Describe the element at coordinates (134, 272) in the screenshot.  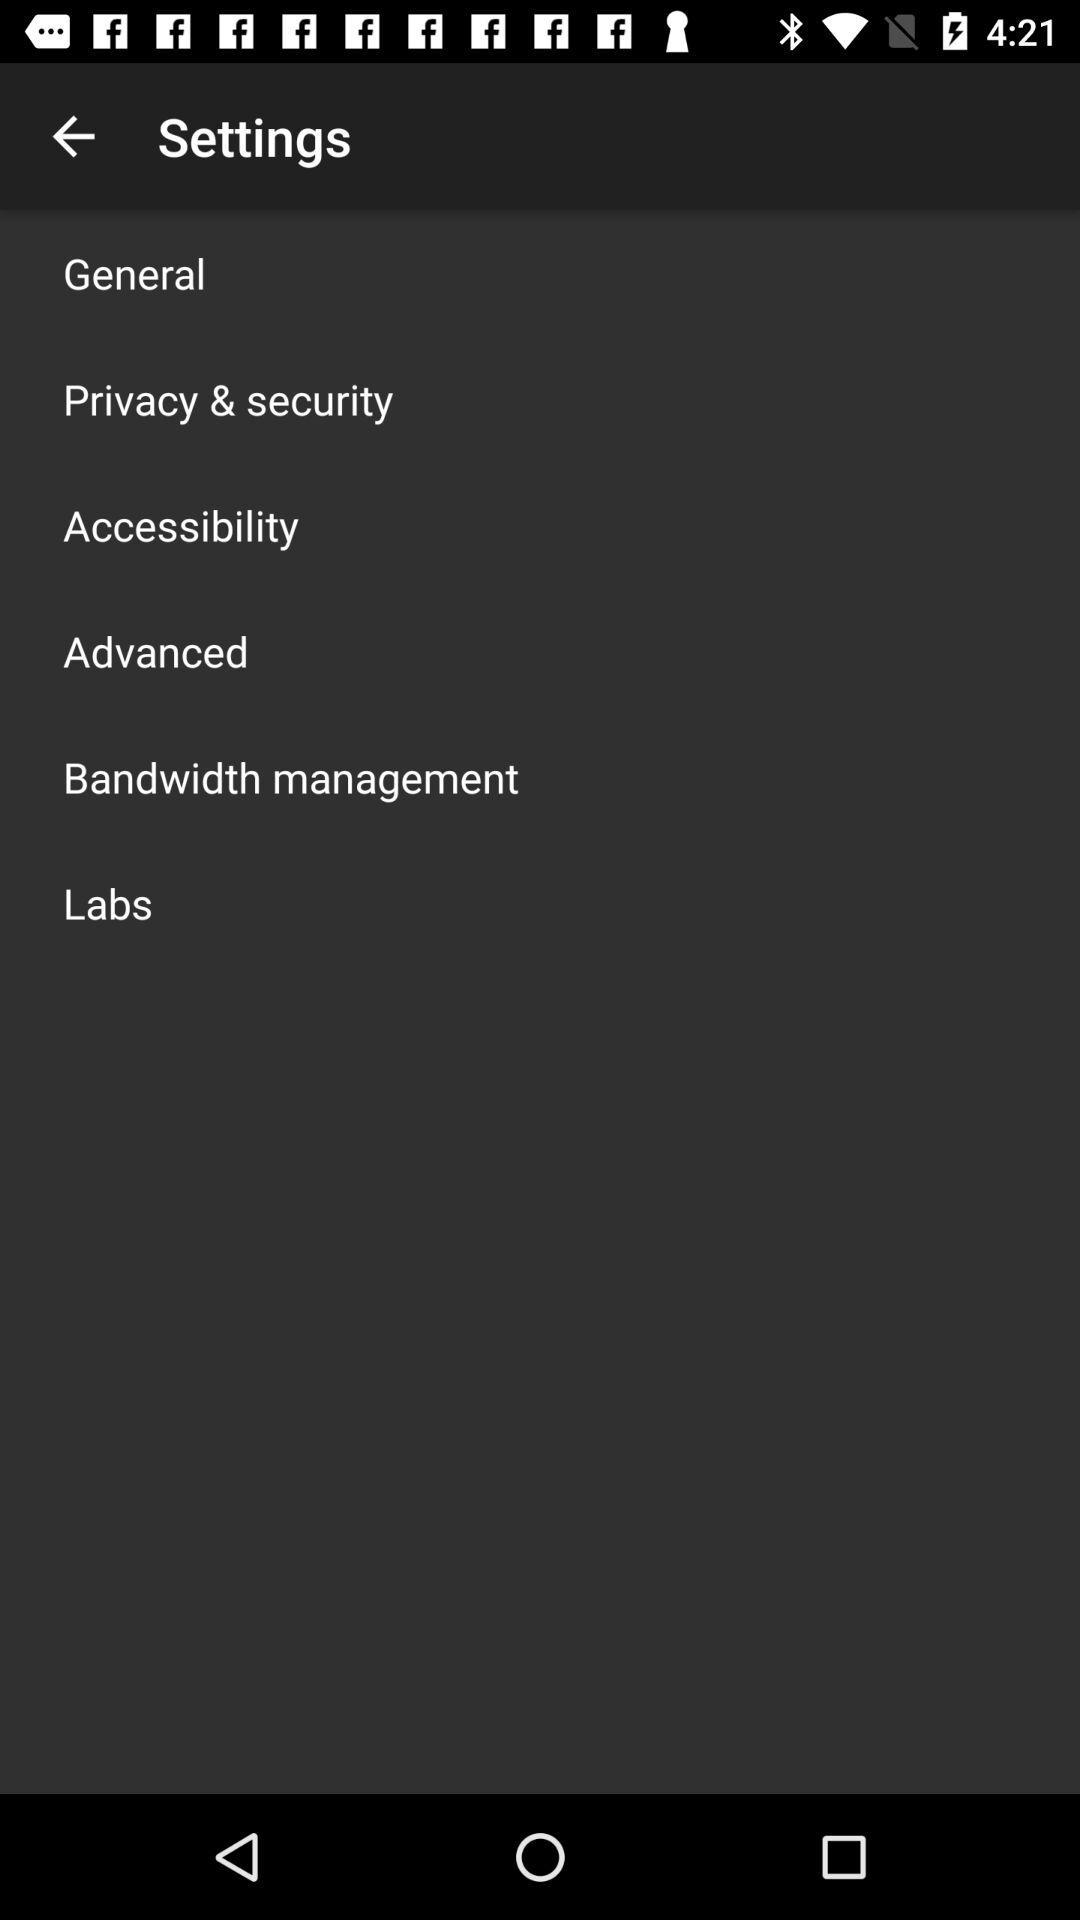
I see `general icon` at that location.